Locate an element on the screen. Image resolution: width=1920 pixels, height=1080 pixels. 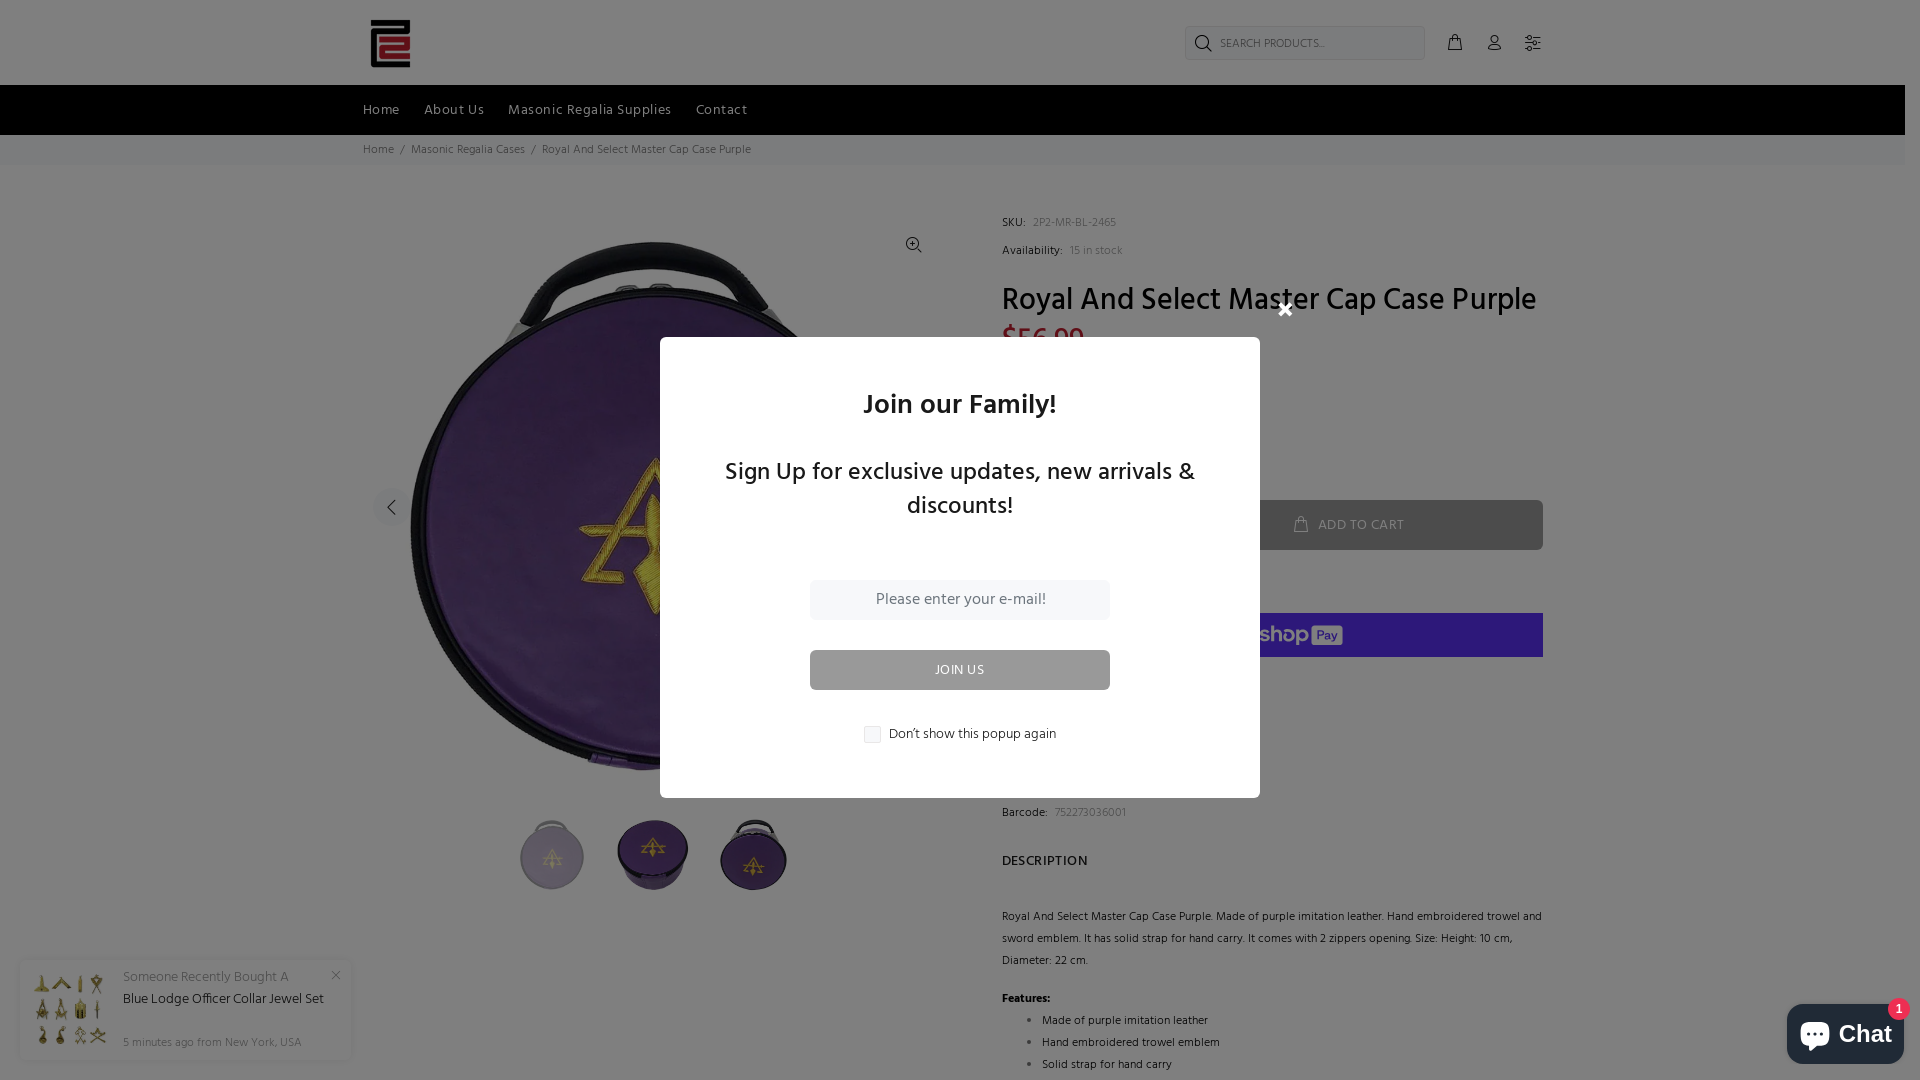
'Home' is located at coordinates (377, 149).